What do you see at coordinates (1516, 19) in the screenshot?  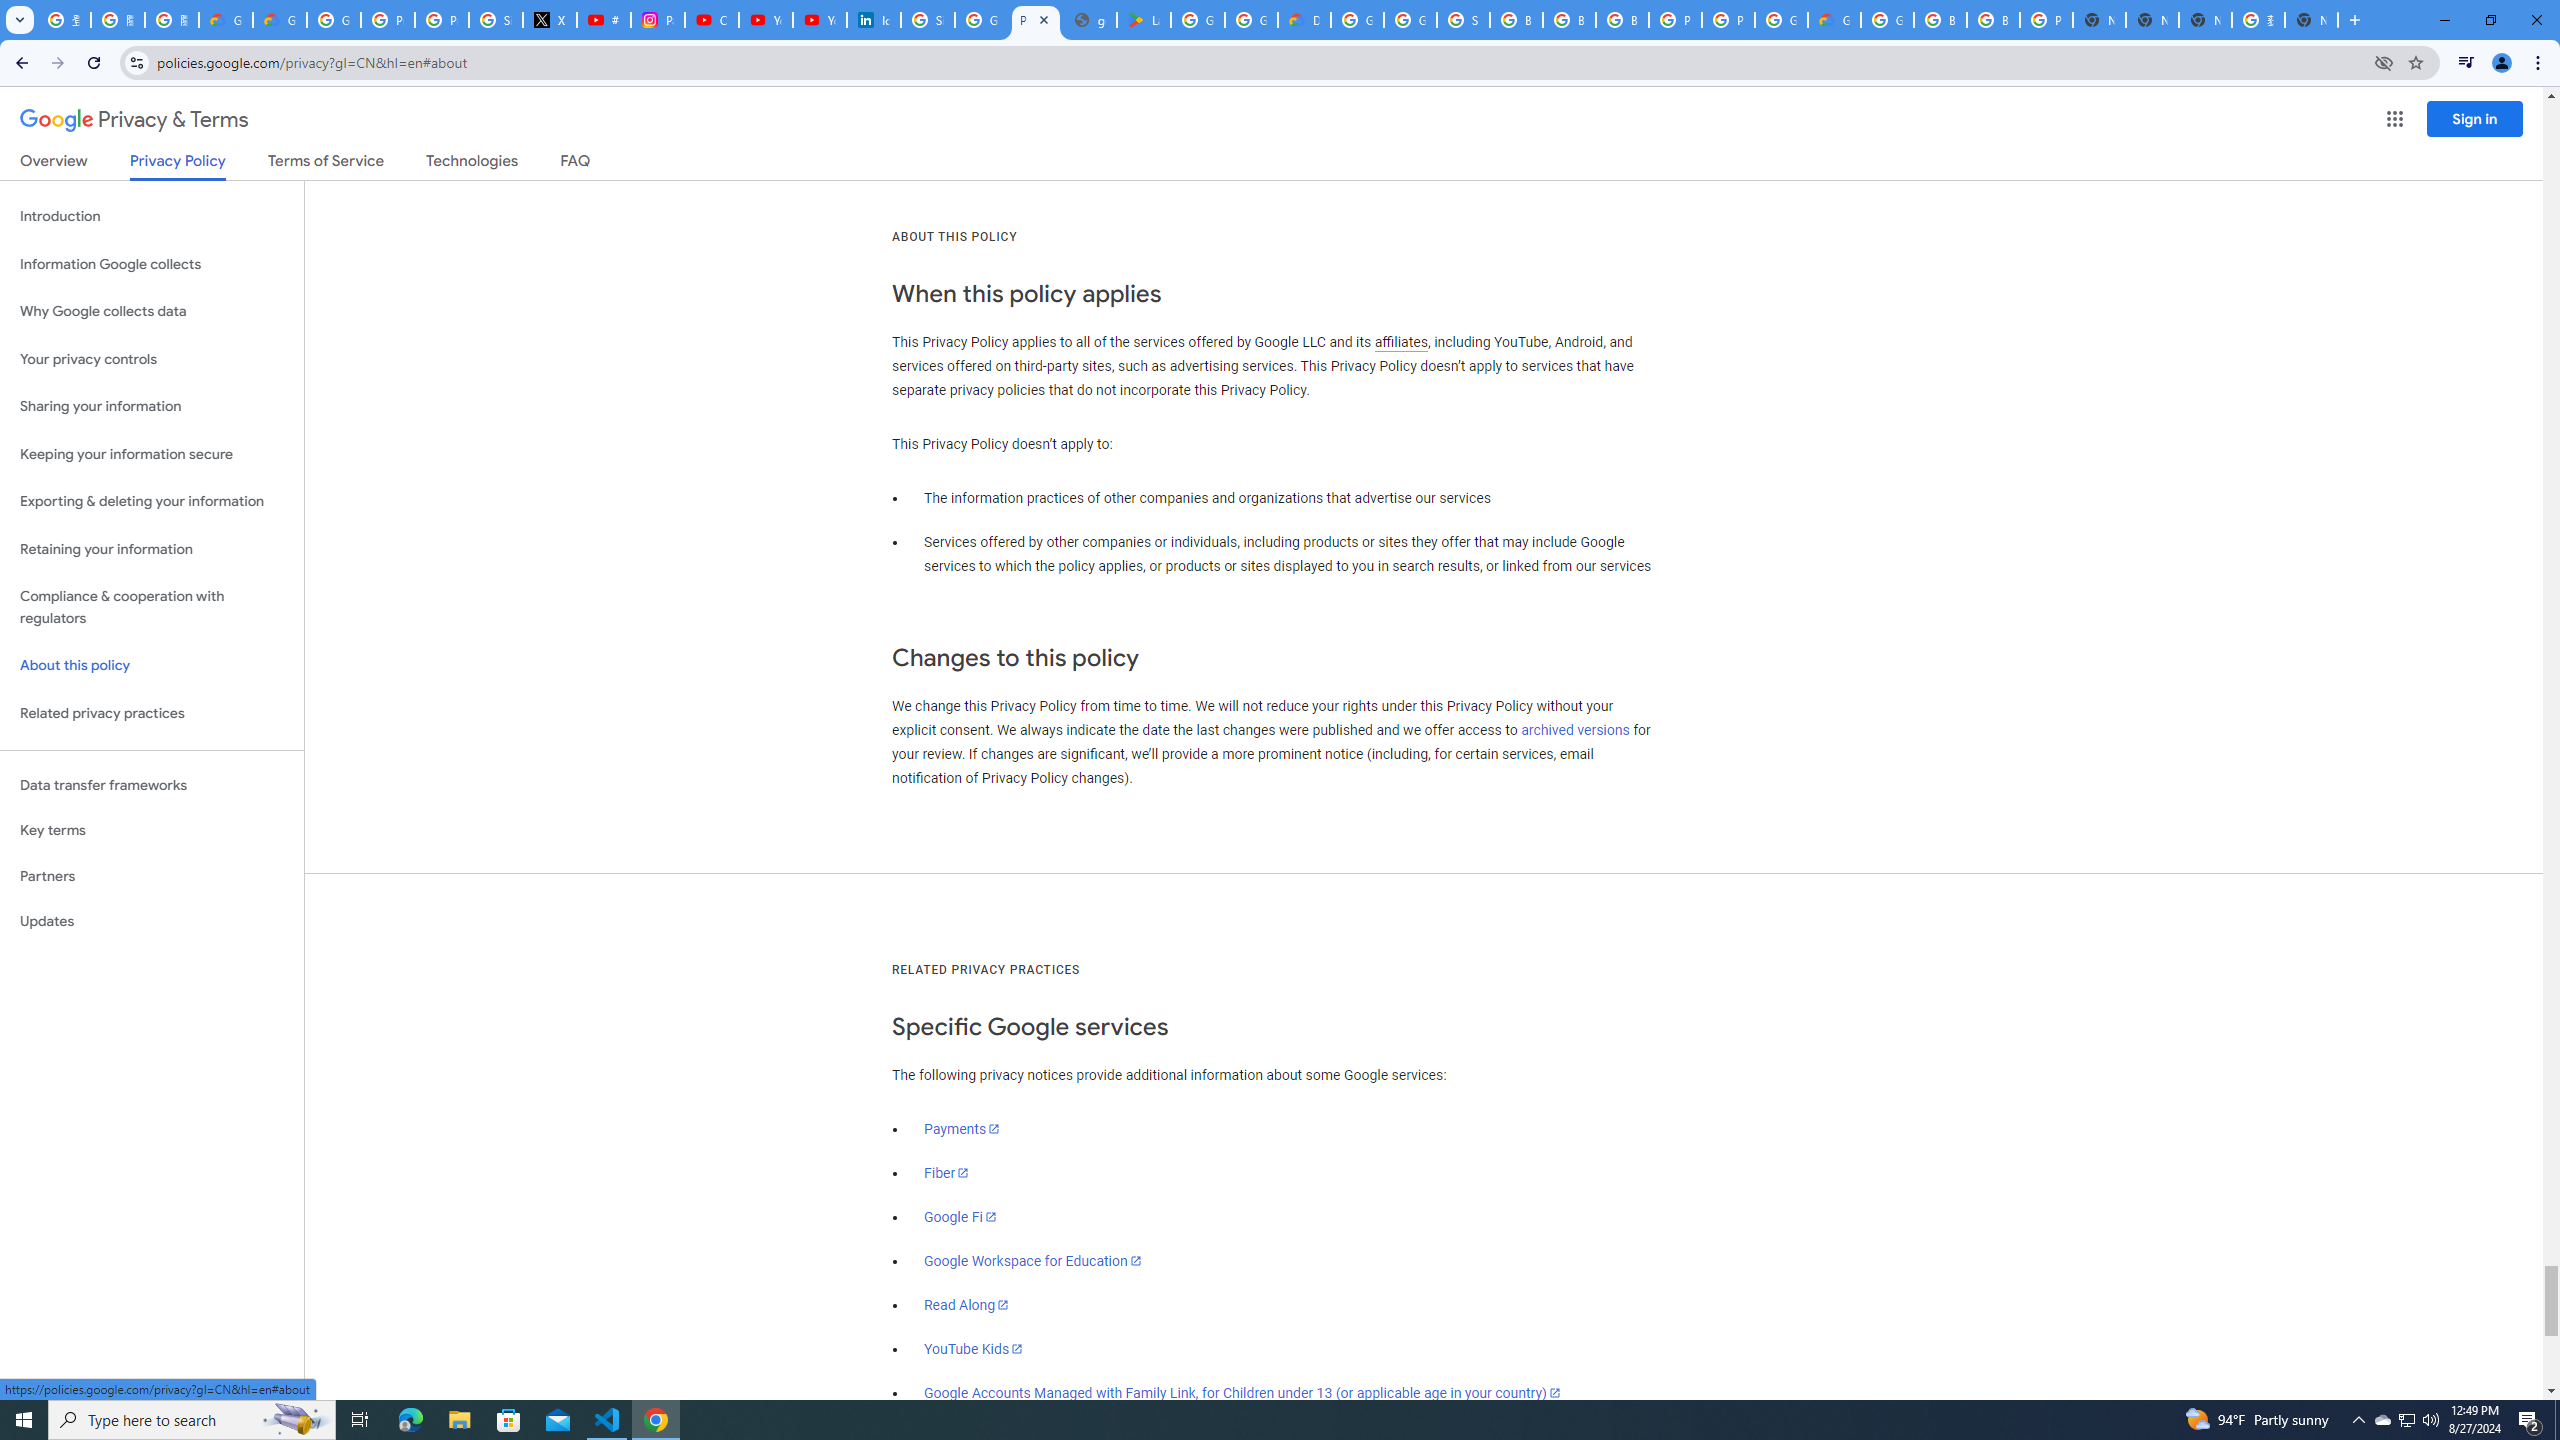 I see `'Browse Chrome as a guest - Computer - Google Chrome Help'` at bounding box center [1516, 19].